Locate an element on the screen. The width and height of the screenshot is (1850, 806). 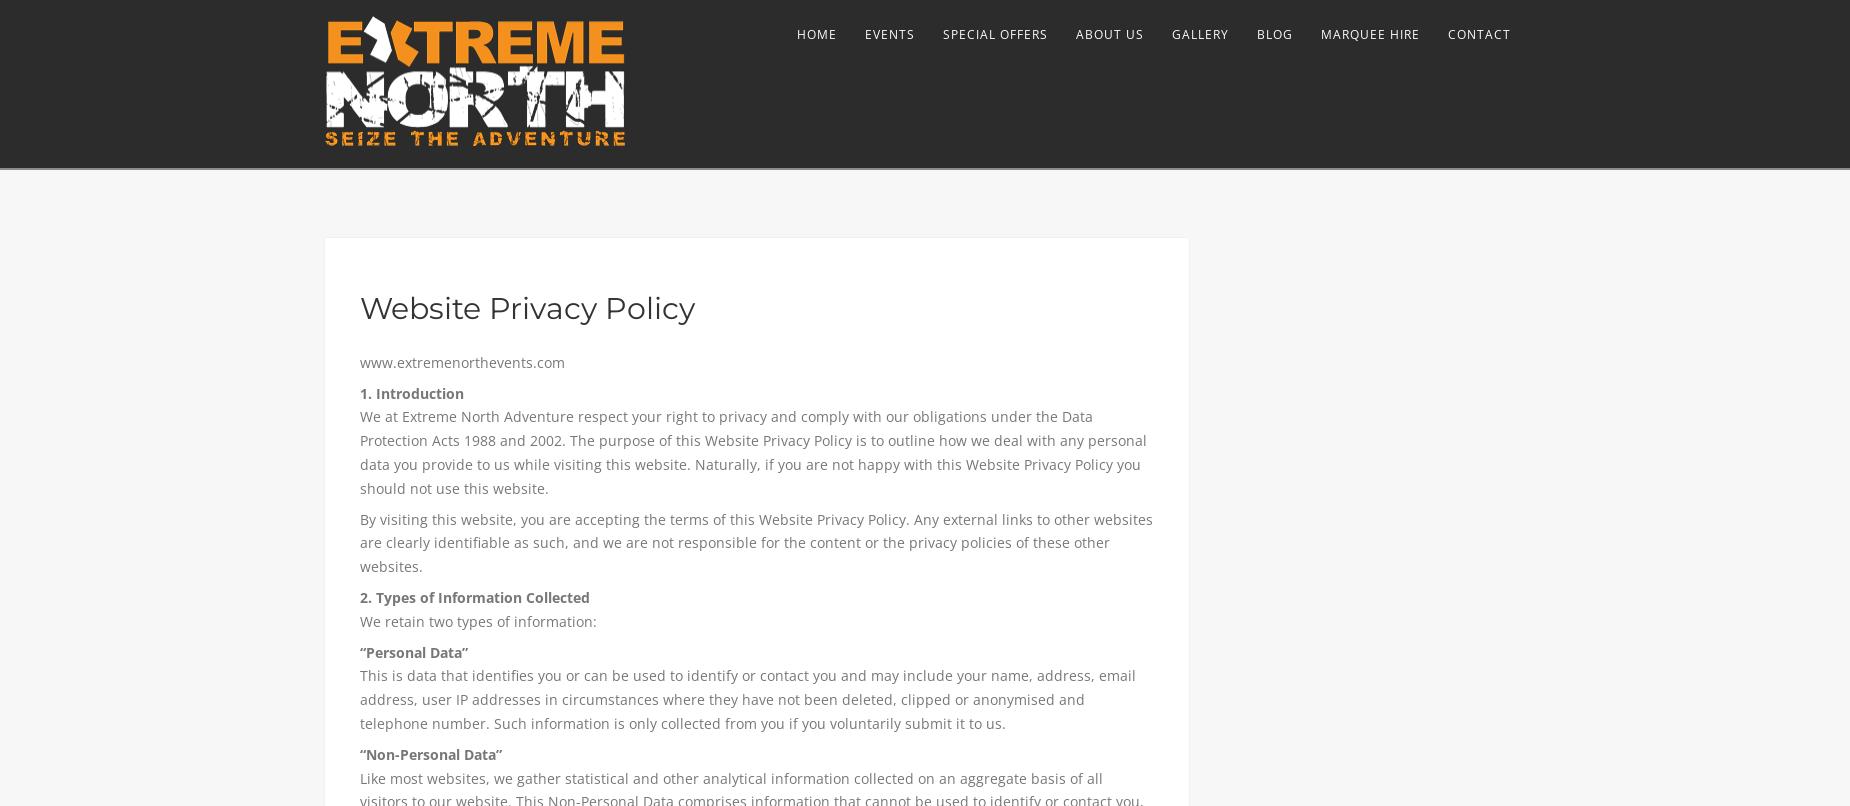
'www.extremenorthevents.com' is located at coordinates (460, 360).